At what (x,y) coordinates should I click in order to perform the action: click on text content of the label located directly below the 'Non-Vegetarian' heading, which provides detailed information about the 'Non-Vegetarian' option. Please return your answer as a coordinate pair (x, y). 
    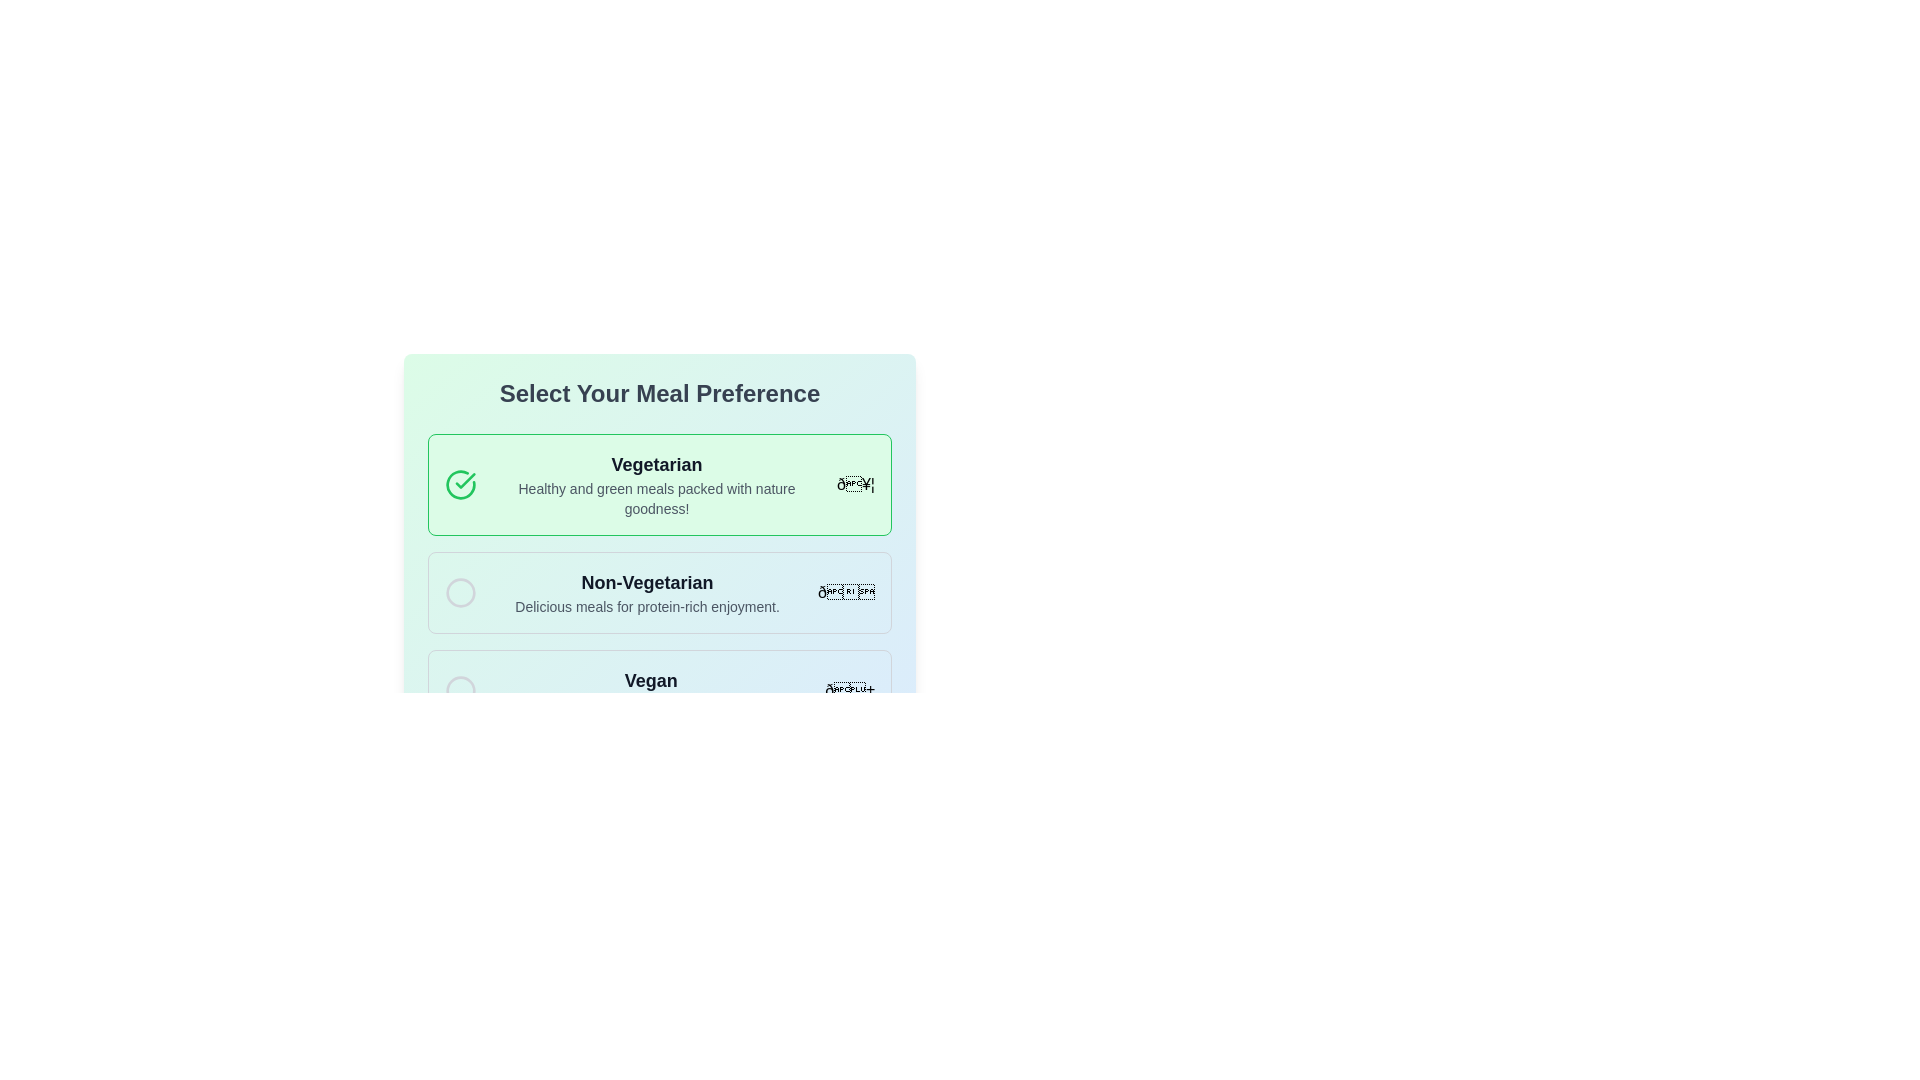
    Looking at the image, I should click on (647, 605).